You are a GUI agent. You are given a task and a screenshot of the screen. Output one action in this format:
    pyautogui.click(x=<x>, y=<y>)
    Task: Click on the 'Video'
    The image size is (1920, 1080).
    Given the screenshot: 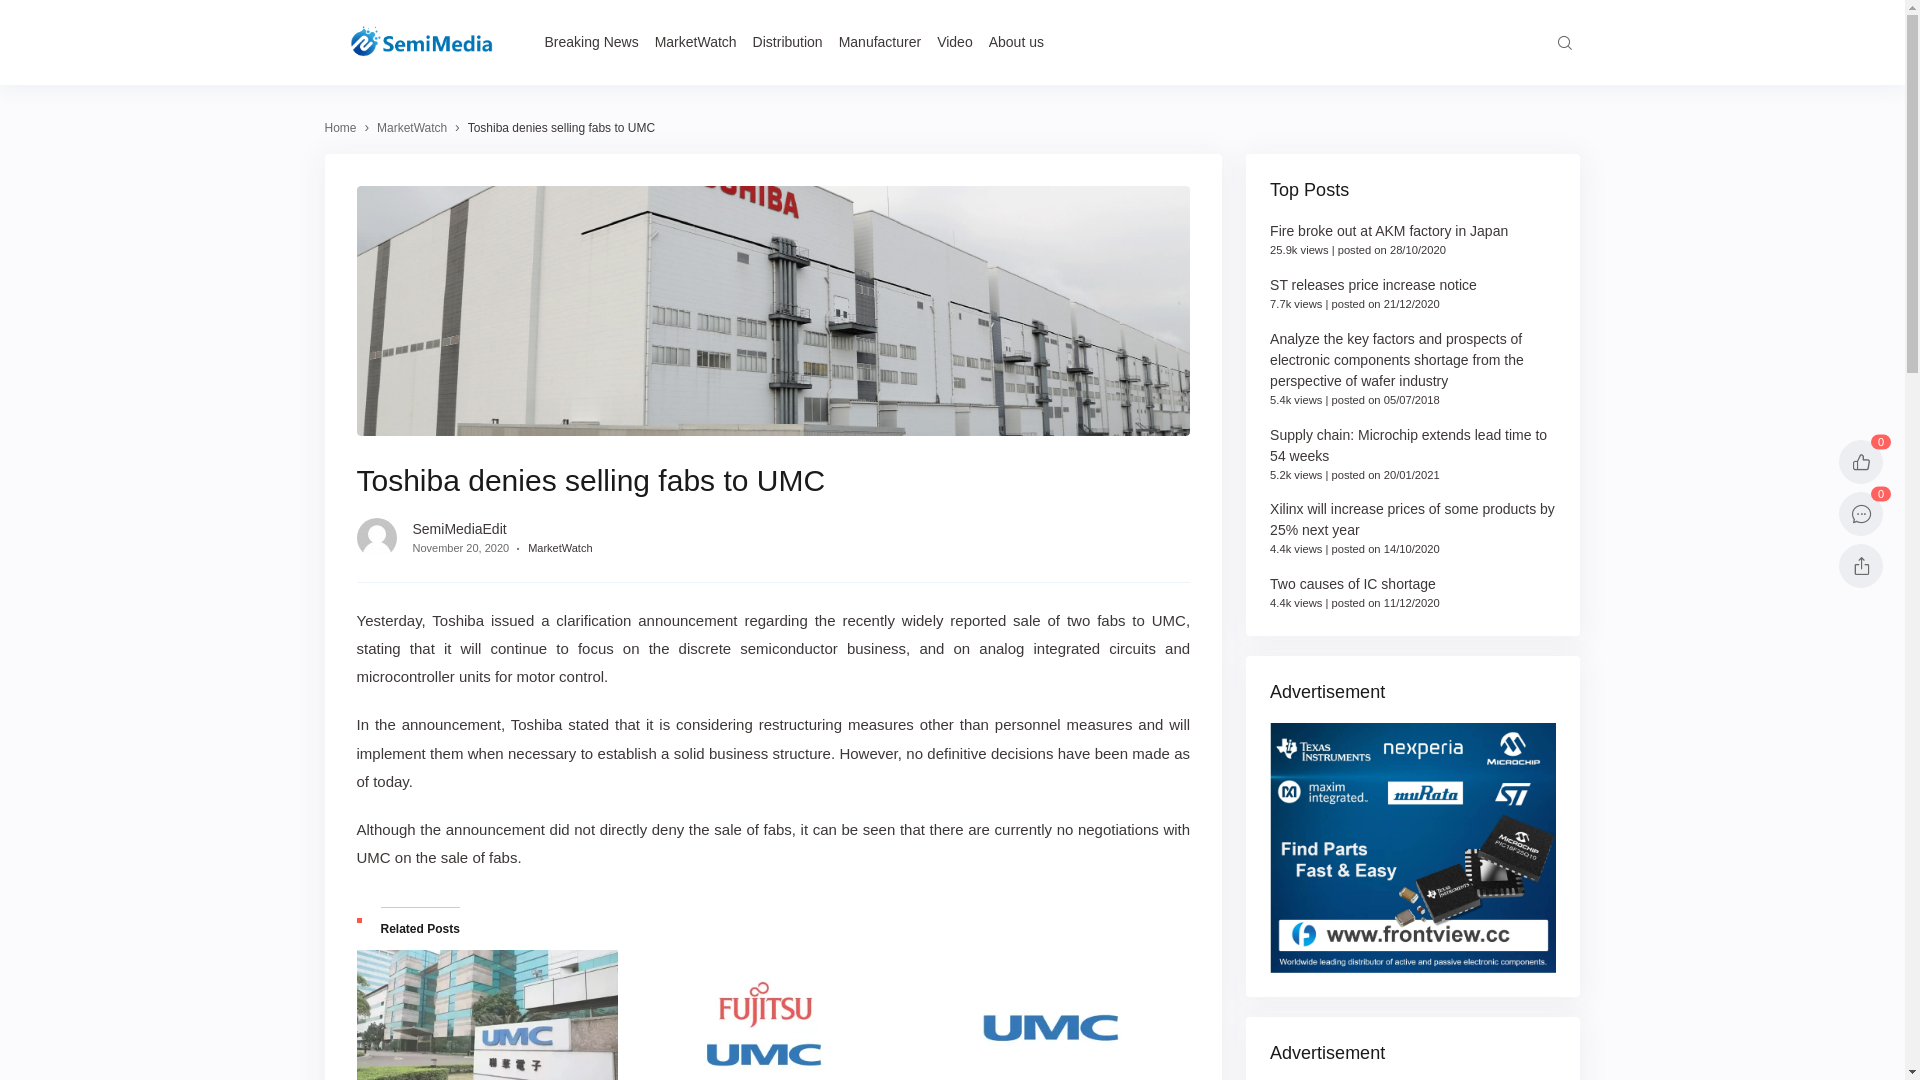 What is the action you would take?
    pyautogui.click(x=954, y=42)
    